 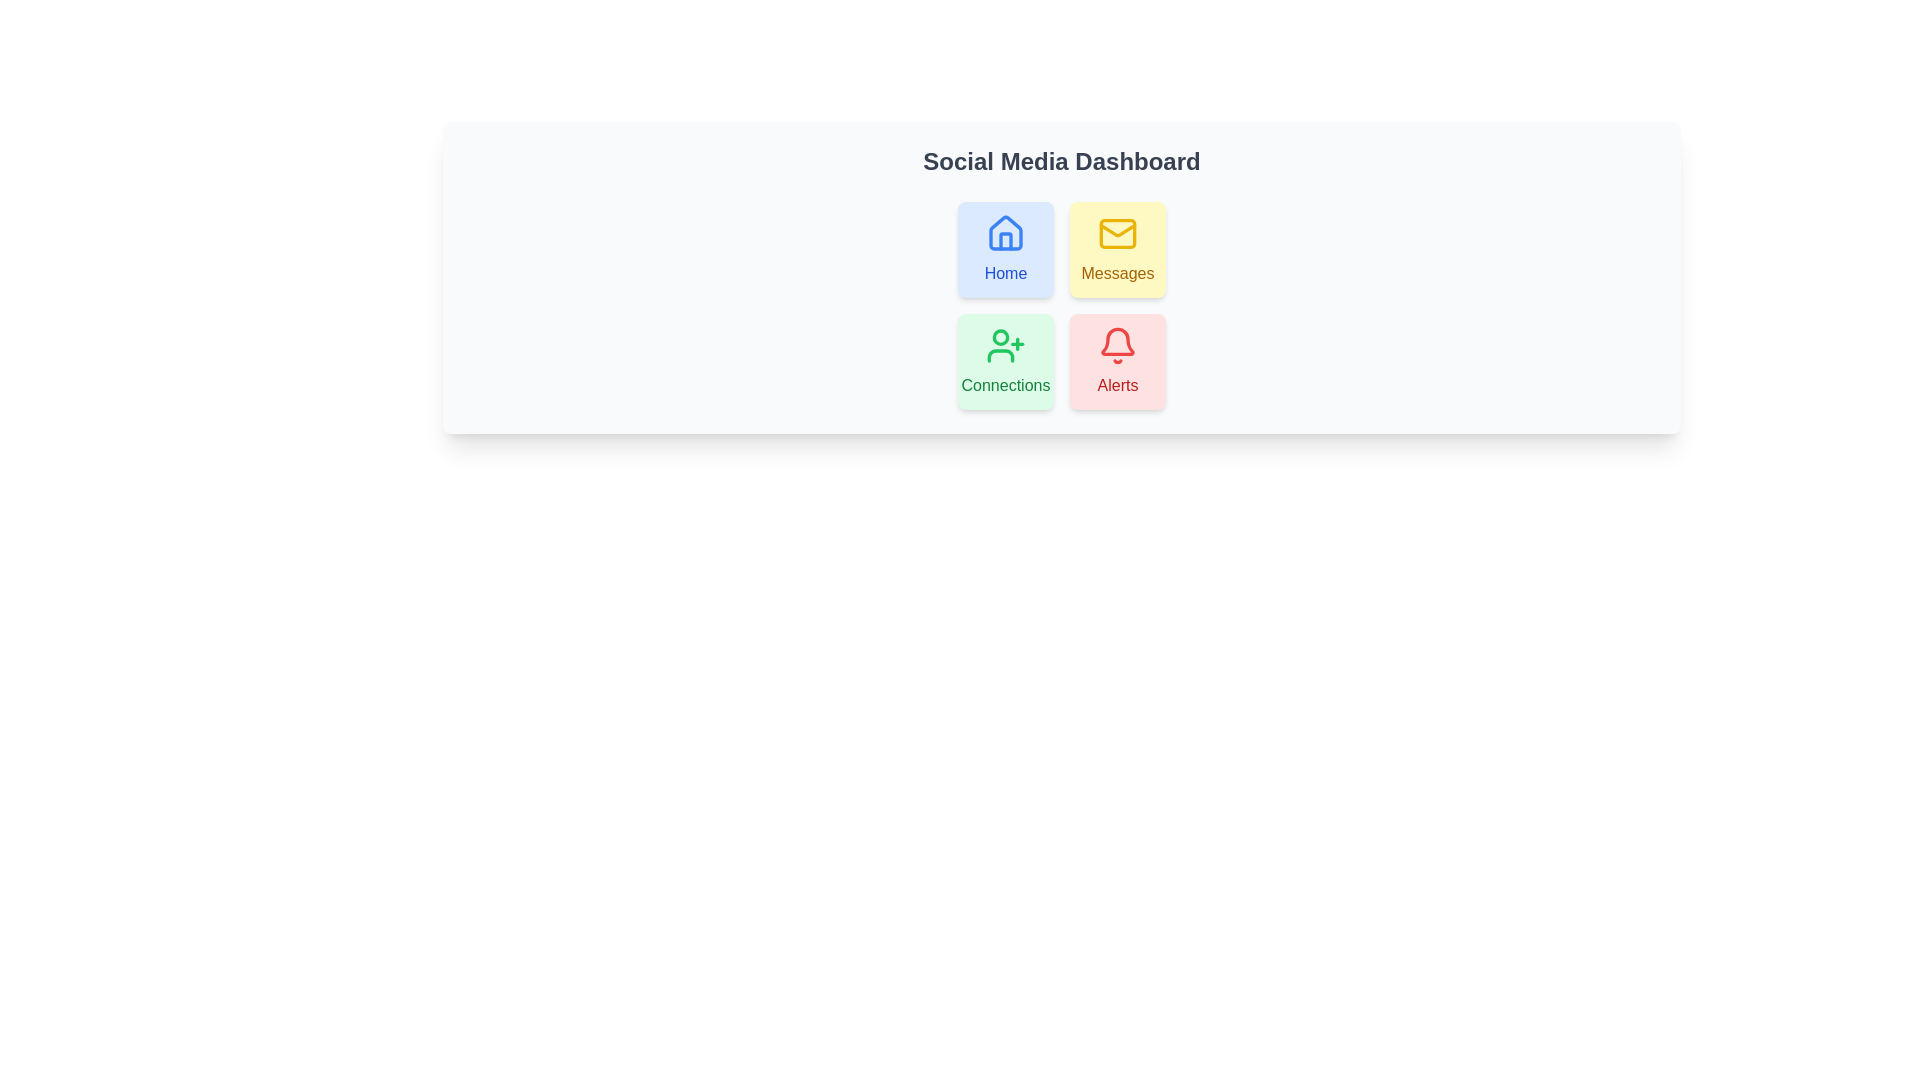 What do you see at coordinates (1006, 362) in the screenshot?
I see `the 'Connections' button, which is a clickable card with a user silhouette icon and a label below, located in the bottom-left corner of the grid layout` at bounding box center [1006, 362].